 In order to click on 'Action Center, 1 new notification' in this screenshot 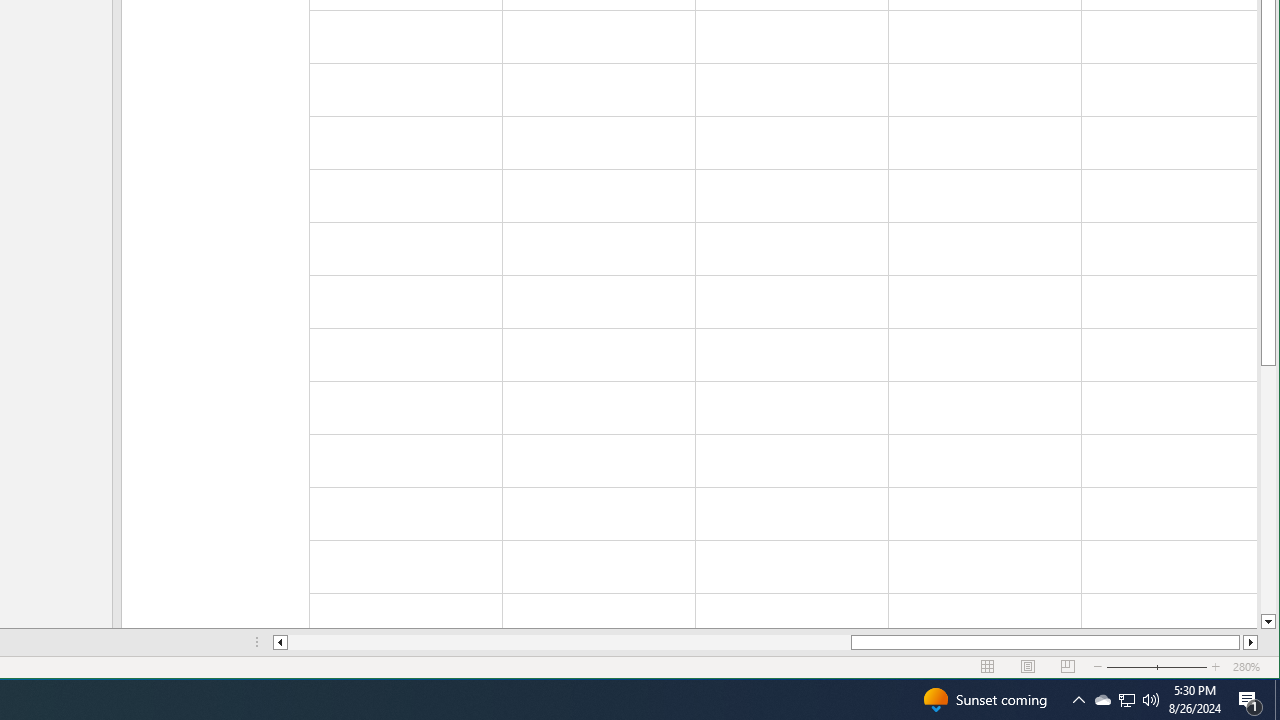, I will do `click(1250, 698)`.